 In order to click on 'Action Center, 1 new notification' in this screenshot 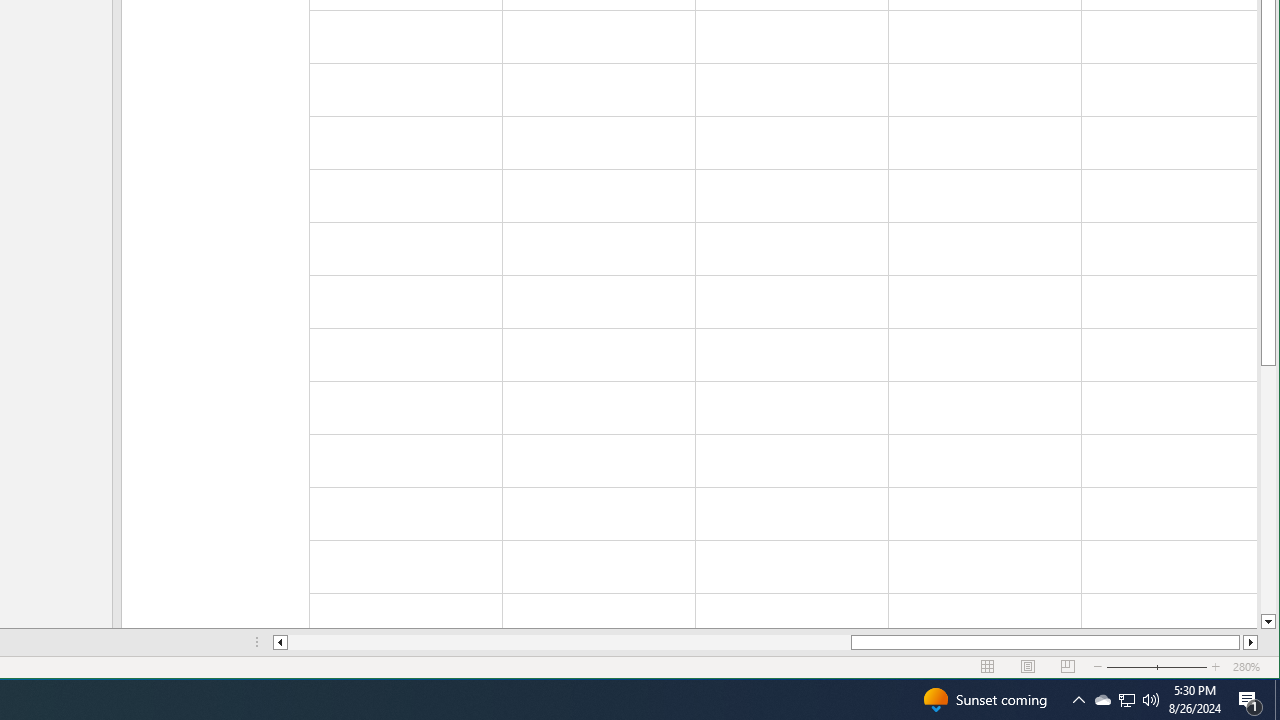, I will do `click(1250, 698)`.